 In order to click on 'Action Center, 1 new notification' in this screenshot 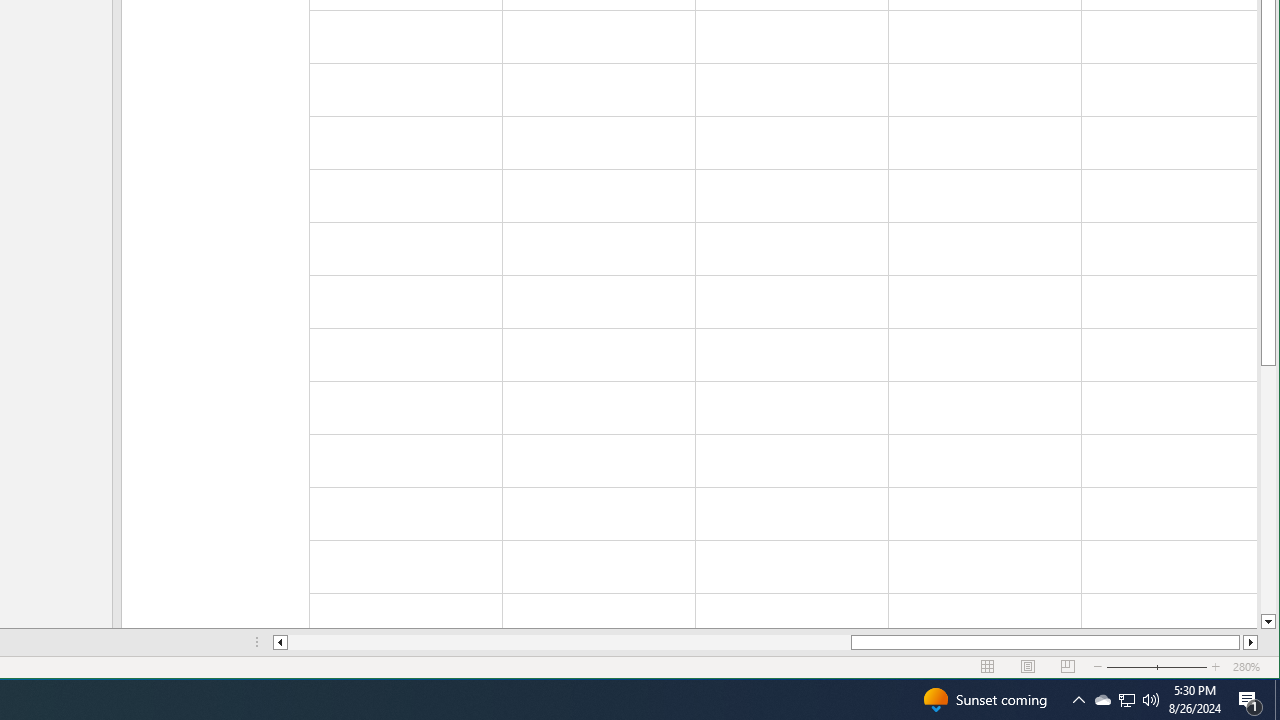, I will do `click(1250, 698)`.